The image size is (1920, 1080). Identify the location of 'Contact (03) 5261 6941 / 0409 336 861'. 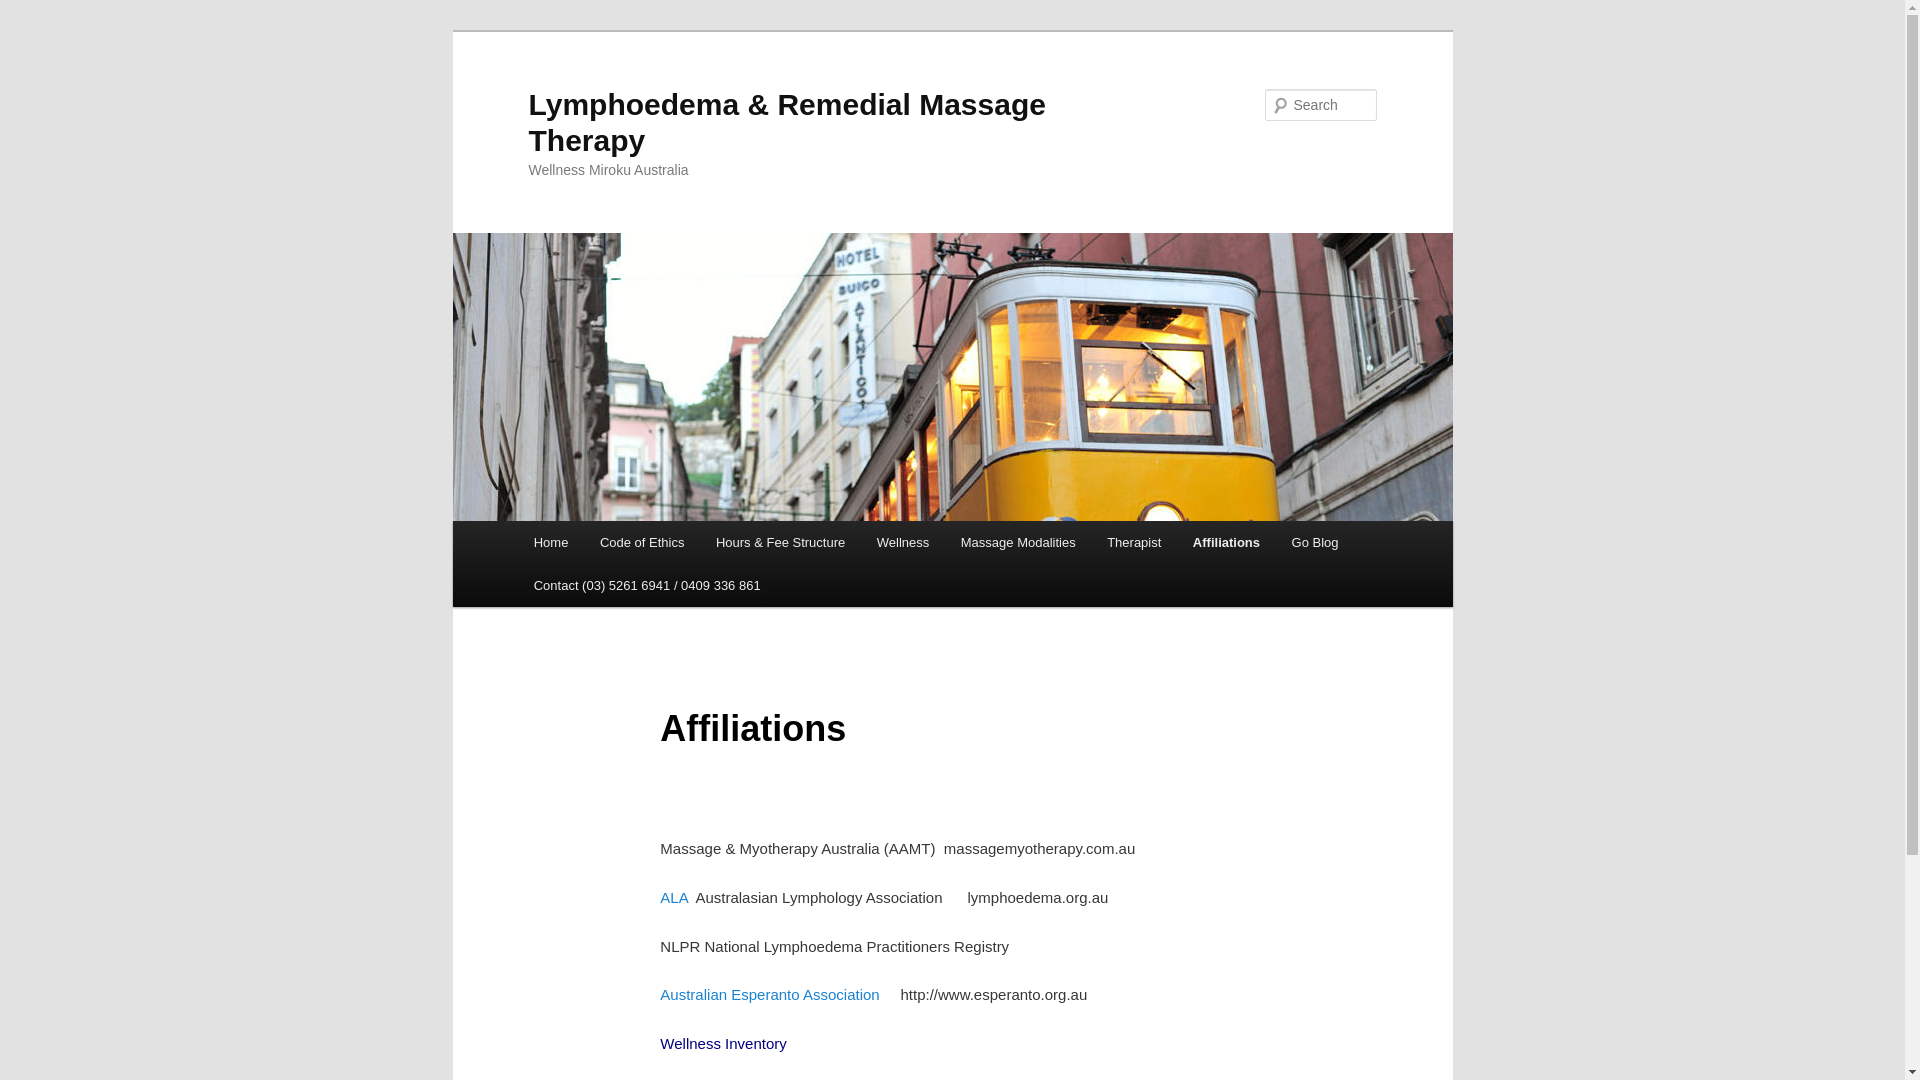
(518, 585).